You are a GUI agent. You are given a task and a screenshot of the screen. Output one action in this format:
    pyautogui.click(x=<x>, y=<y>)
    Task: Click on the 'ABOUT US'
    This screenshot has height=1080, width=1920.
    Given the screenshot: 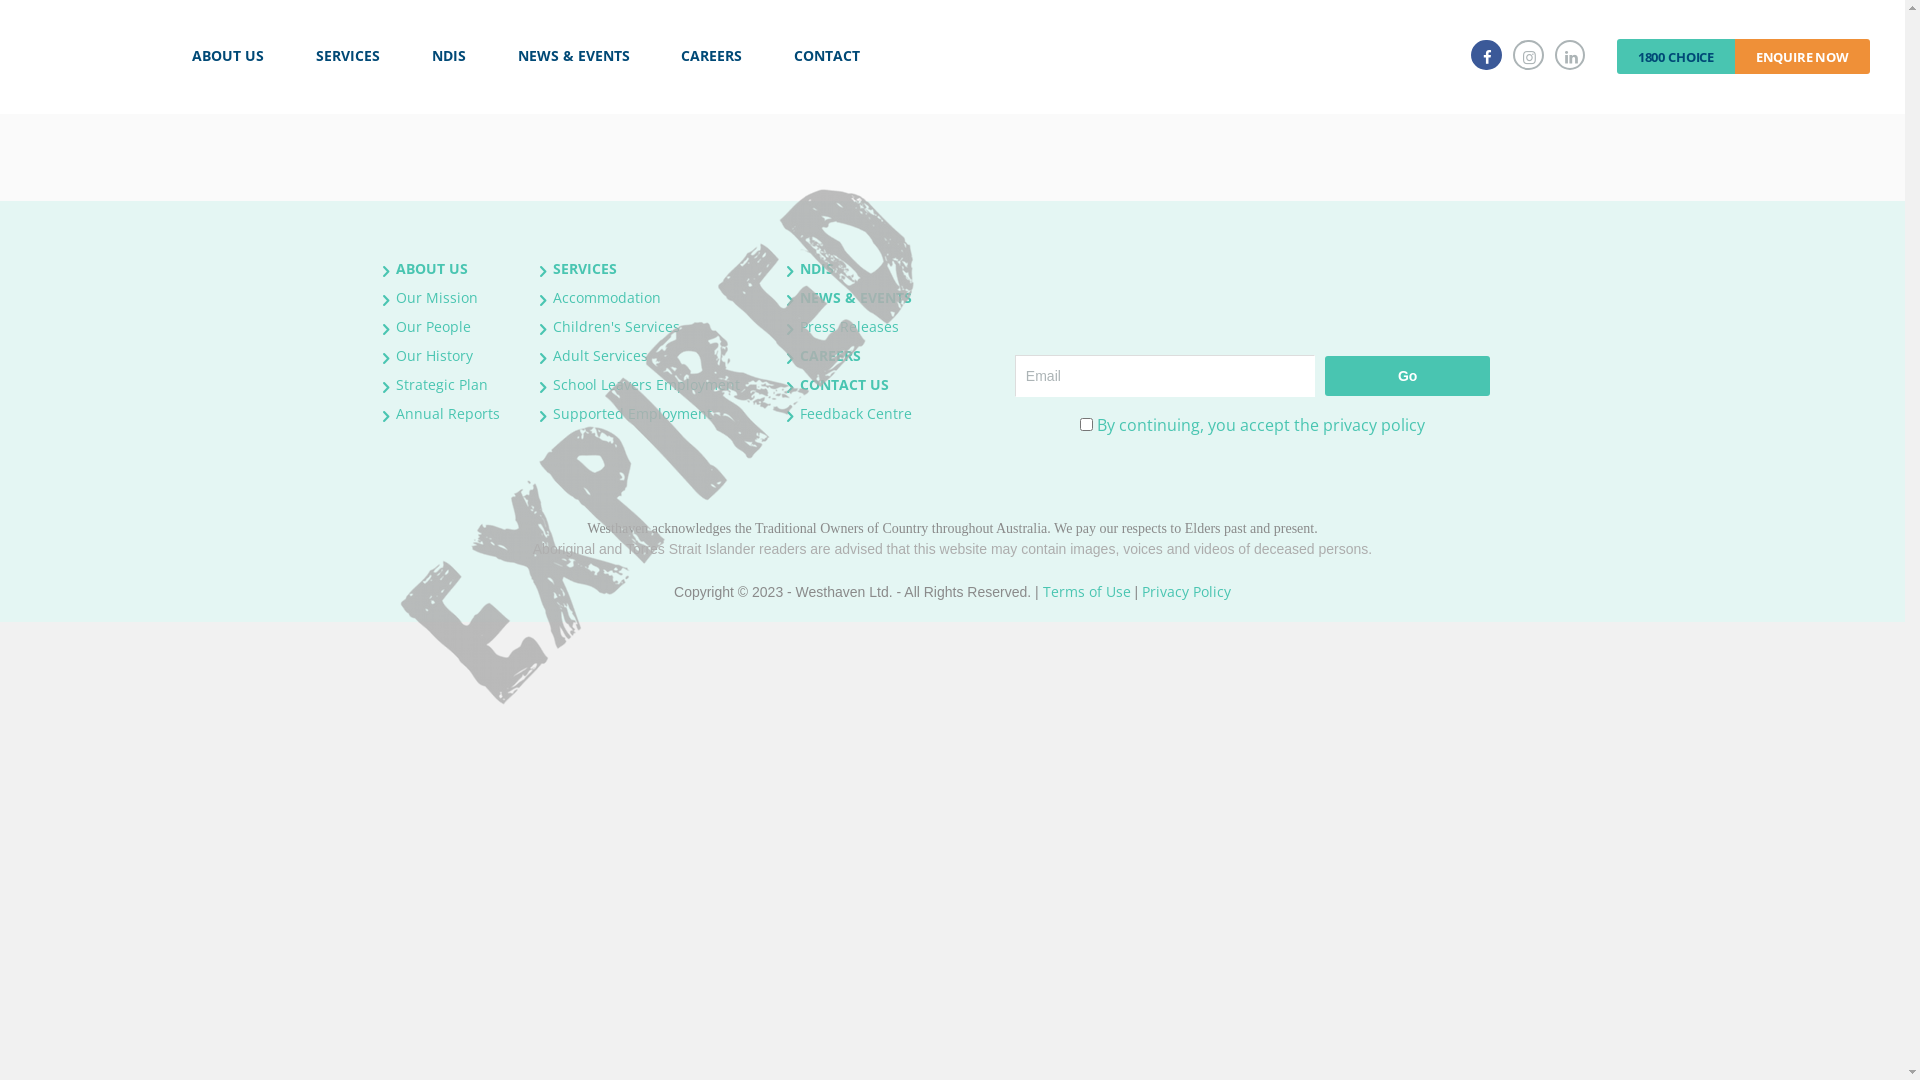 What is the action you would take?
    pyautogui.click(x=227, y=55)
    